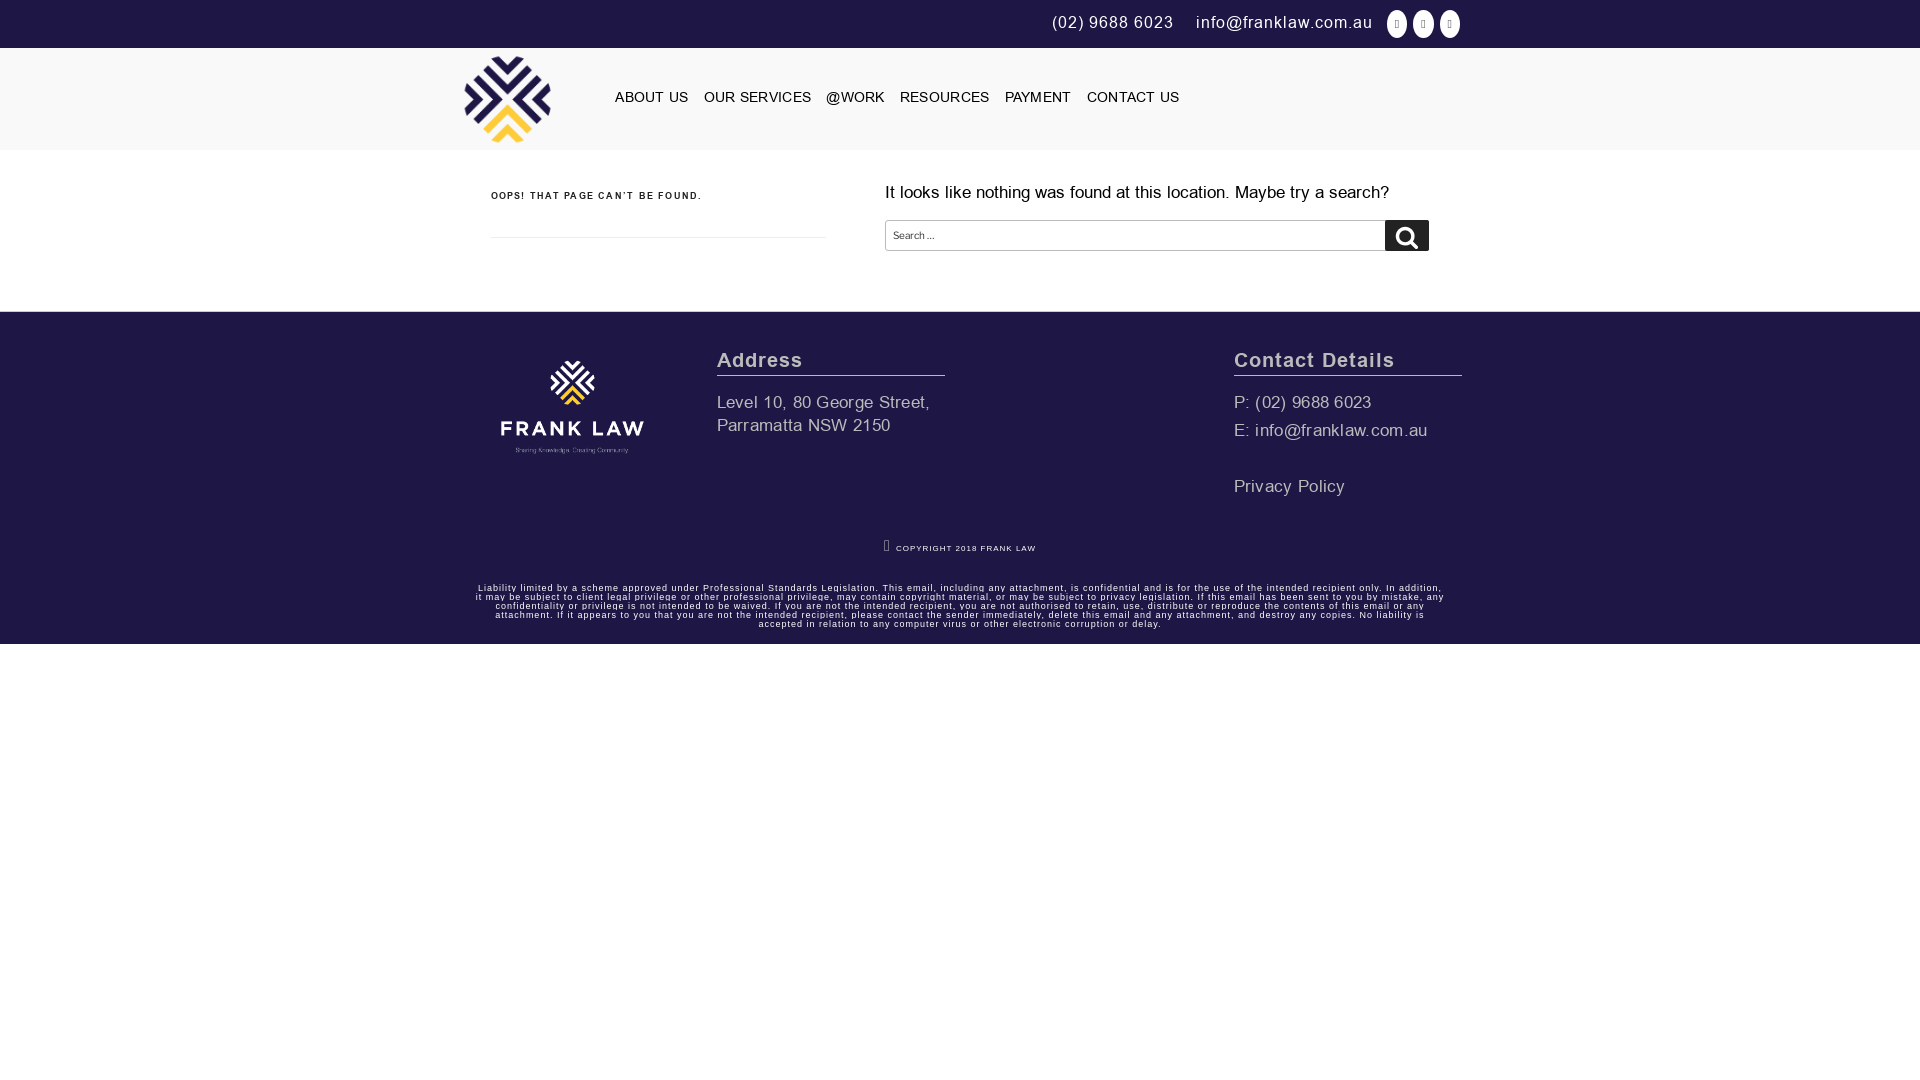 Image resolution: width=1920 pixels, height=1080 pixels. Describe the element at coordinates (1037, 98) in the screenshot. I see `'PAYMENT'` at that location.